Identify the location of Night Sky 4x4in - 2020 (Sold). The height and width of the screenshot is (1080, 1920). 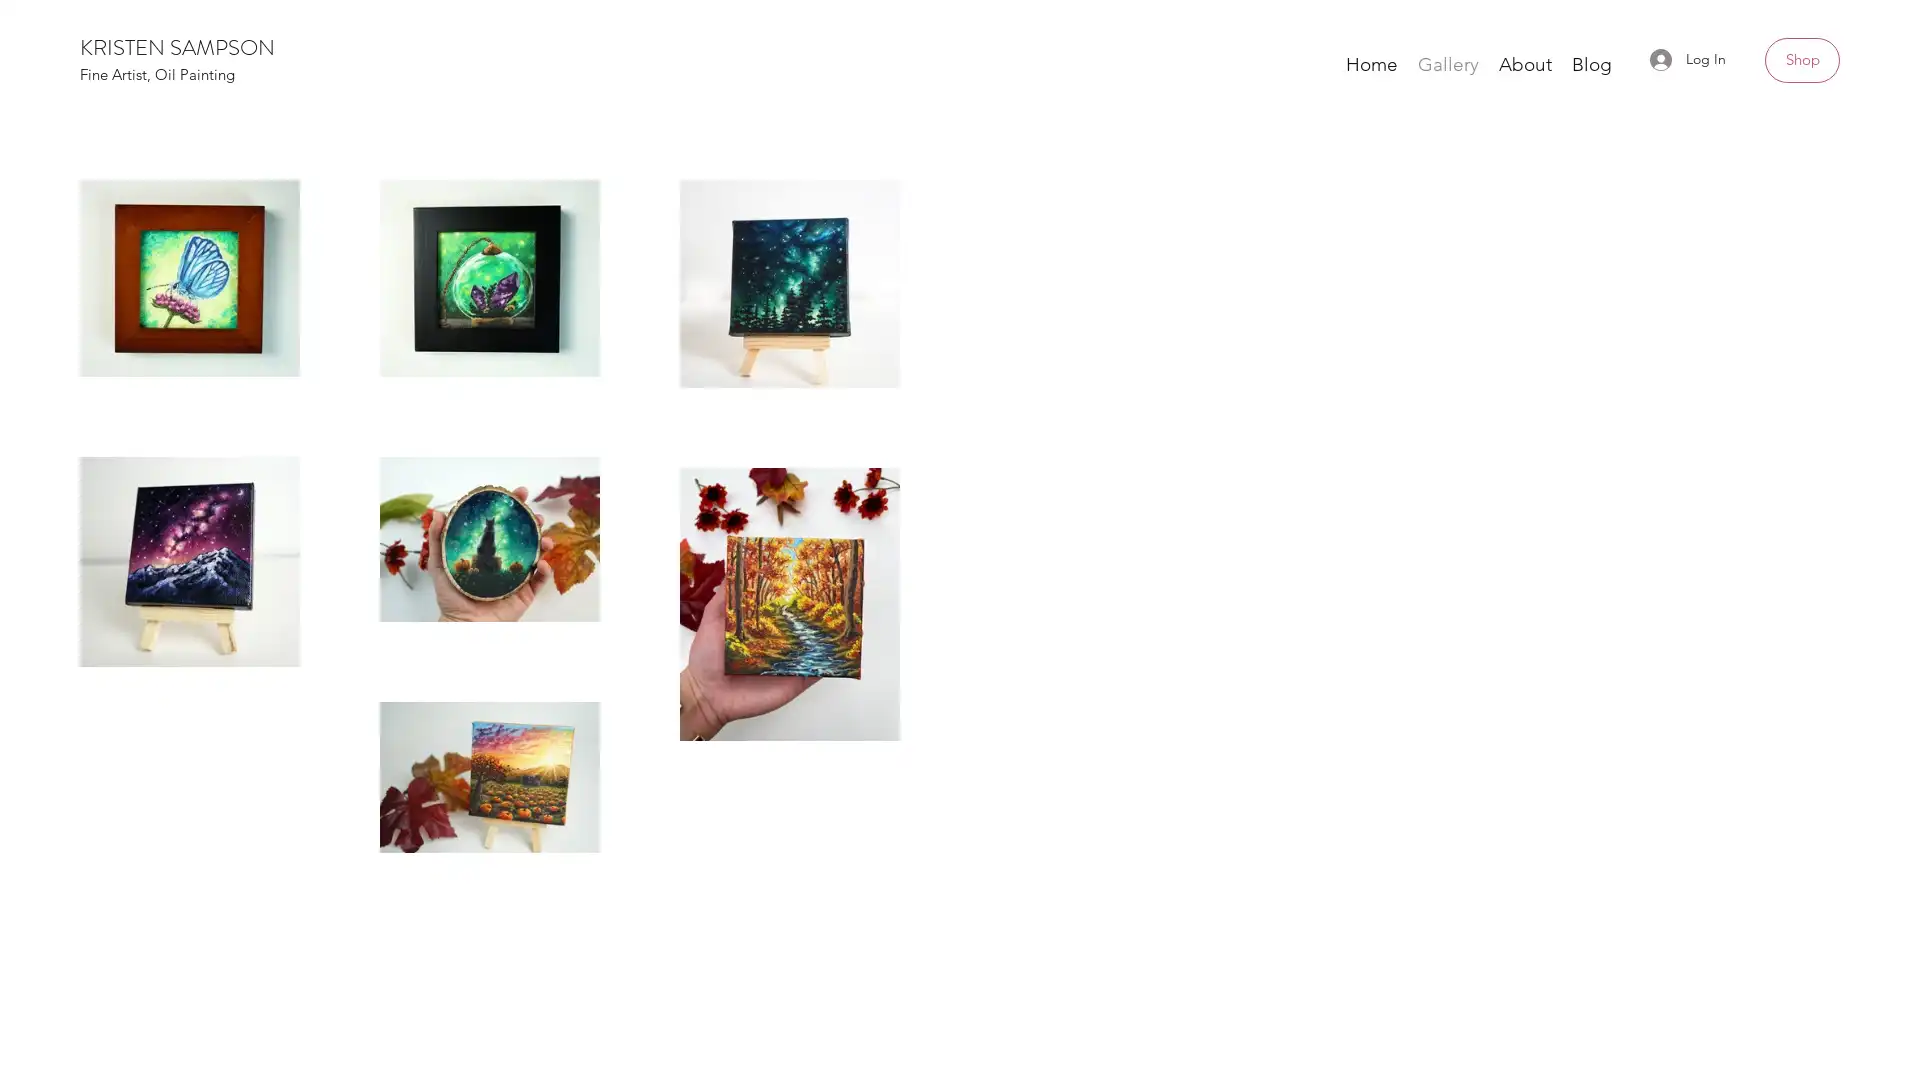
(1572, 430).